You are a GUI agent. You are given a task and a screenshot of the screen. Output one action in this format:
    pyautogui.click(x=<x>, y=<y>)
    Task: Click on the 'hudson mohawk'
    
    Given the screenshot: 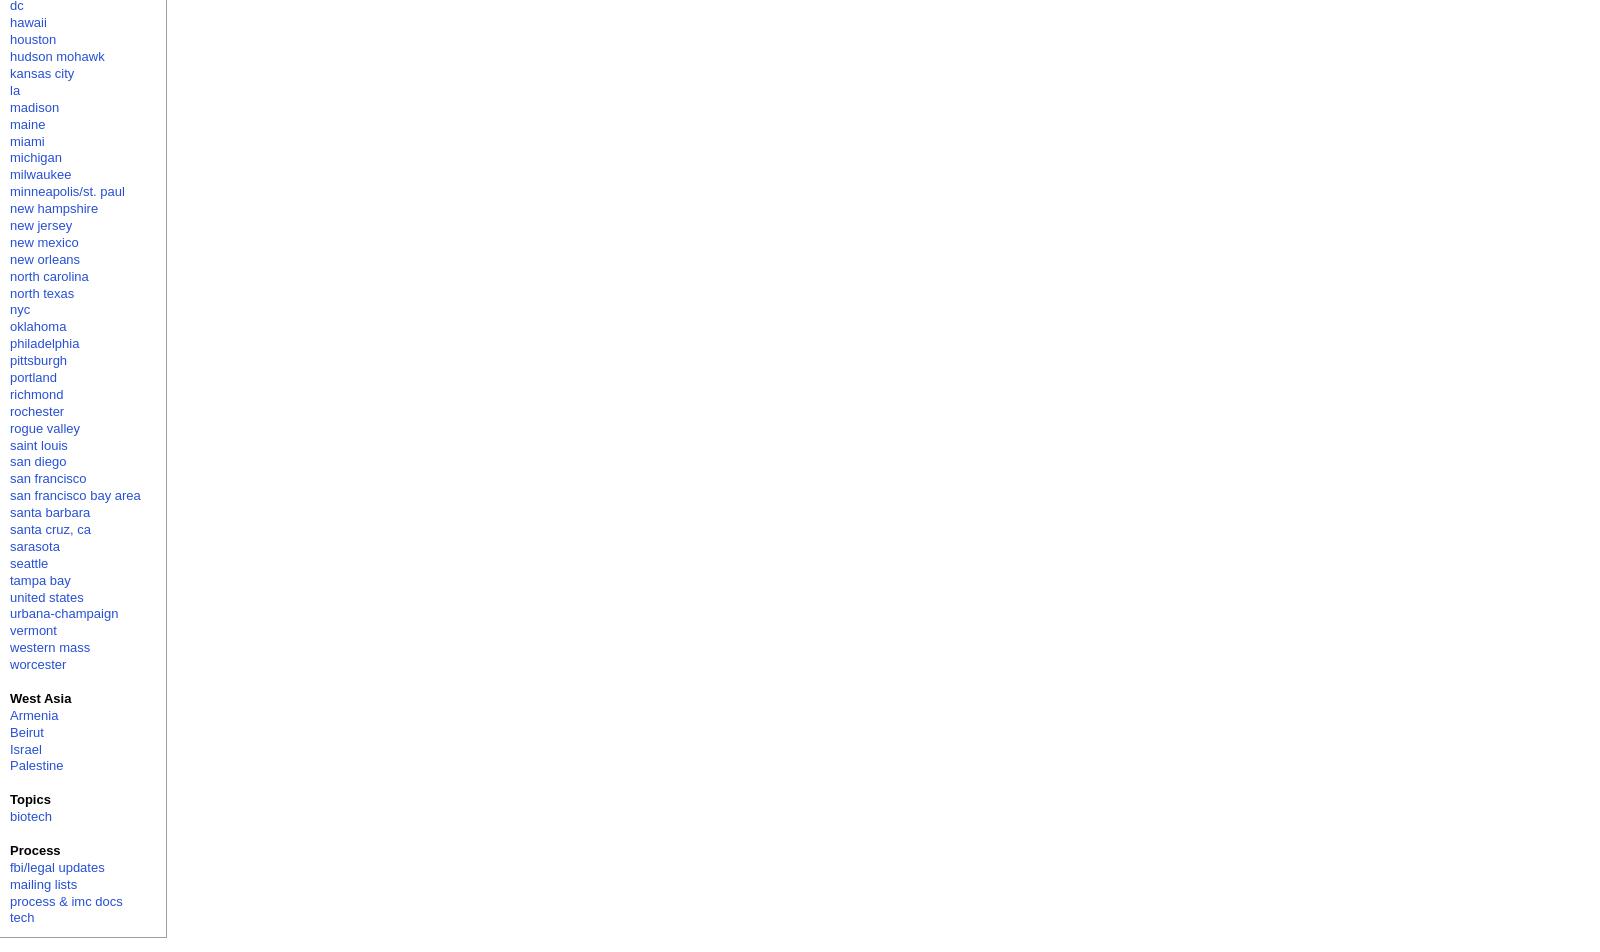 What is the action you would take?
    pyautogui.click(x=55, y=56)
    